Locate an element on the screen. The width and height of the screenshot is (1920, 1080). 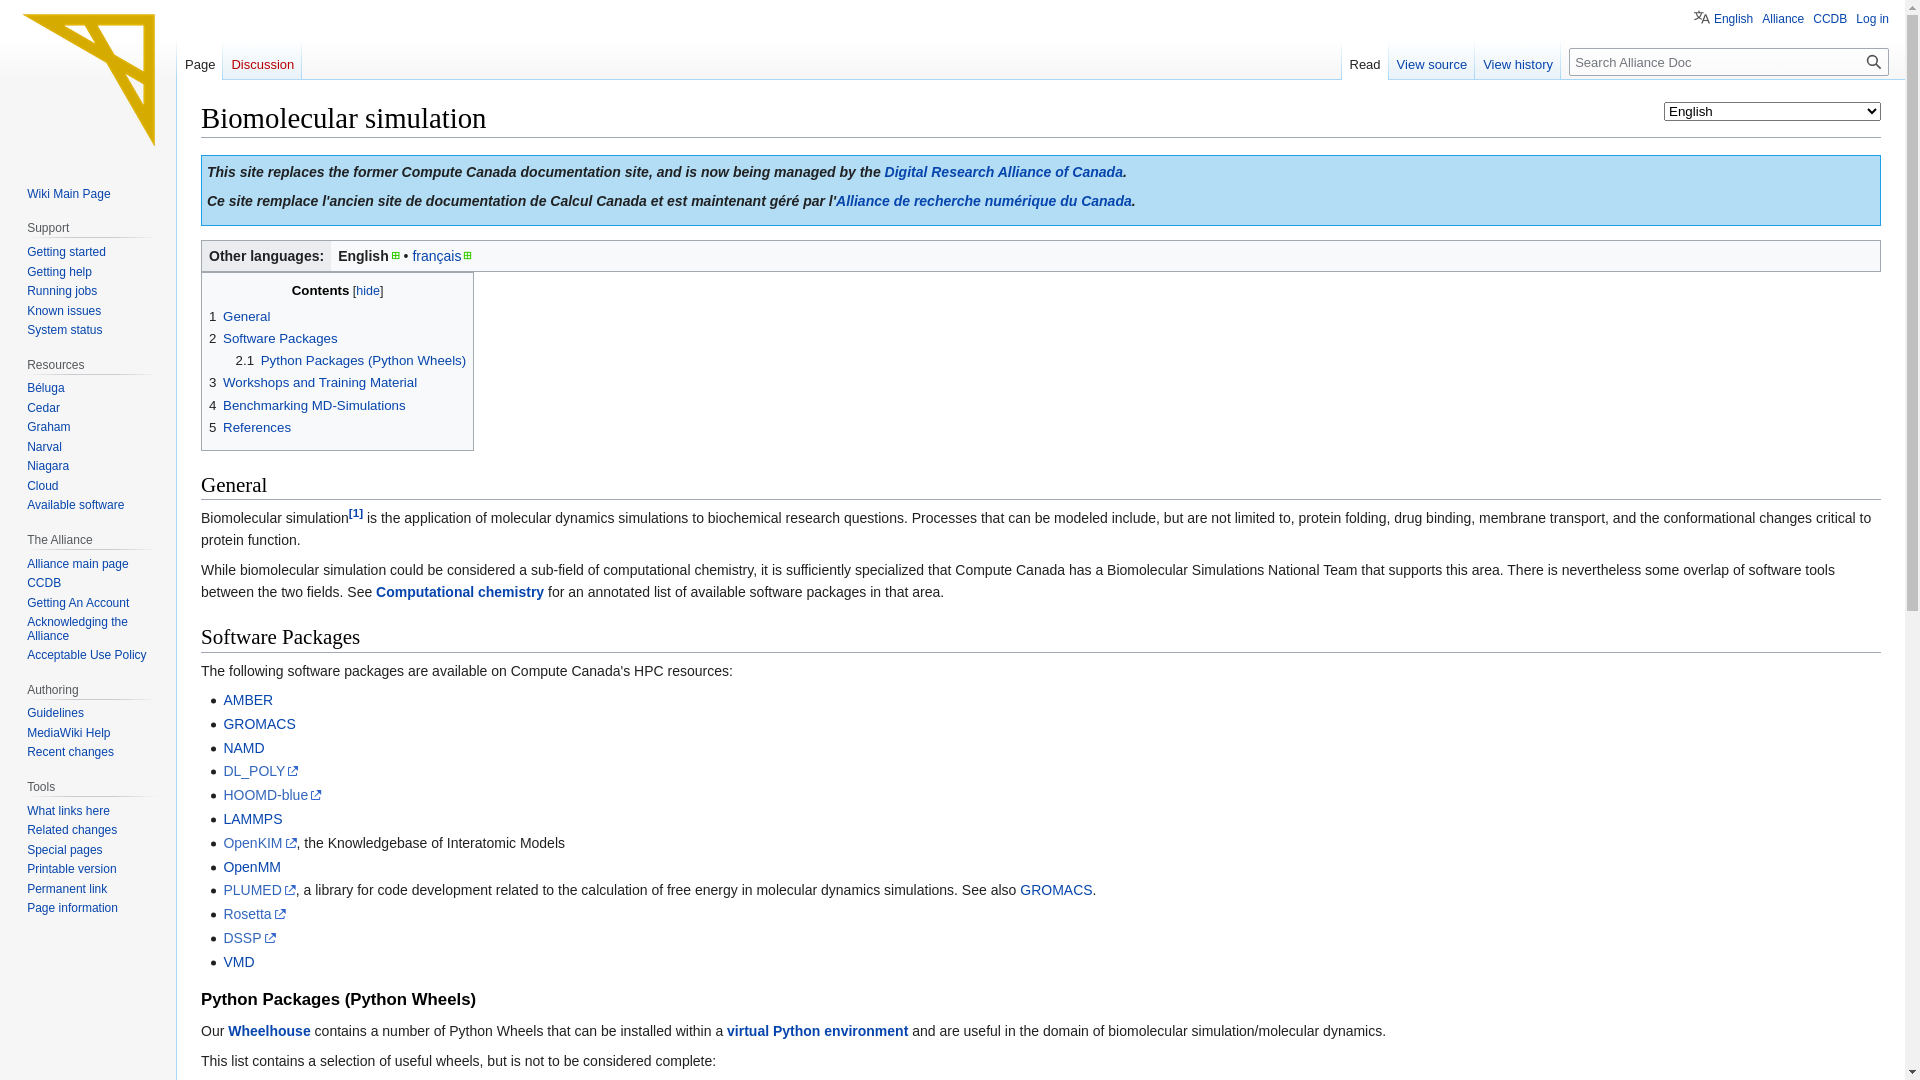
'Acknowledging the Alliance' is located at coordinates (77, 627).